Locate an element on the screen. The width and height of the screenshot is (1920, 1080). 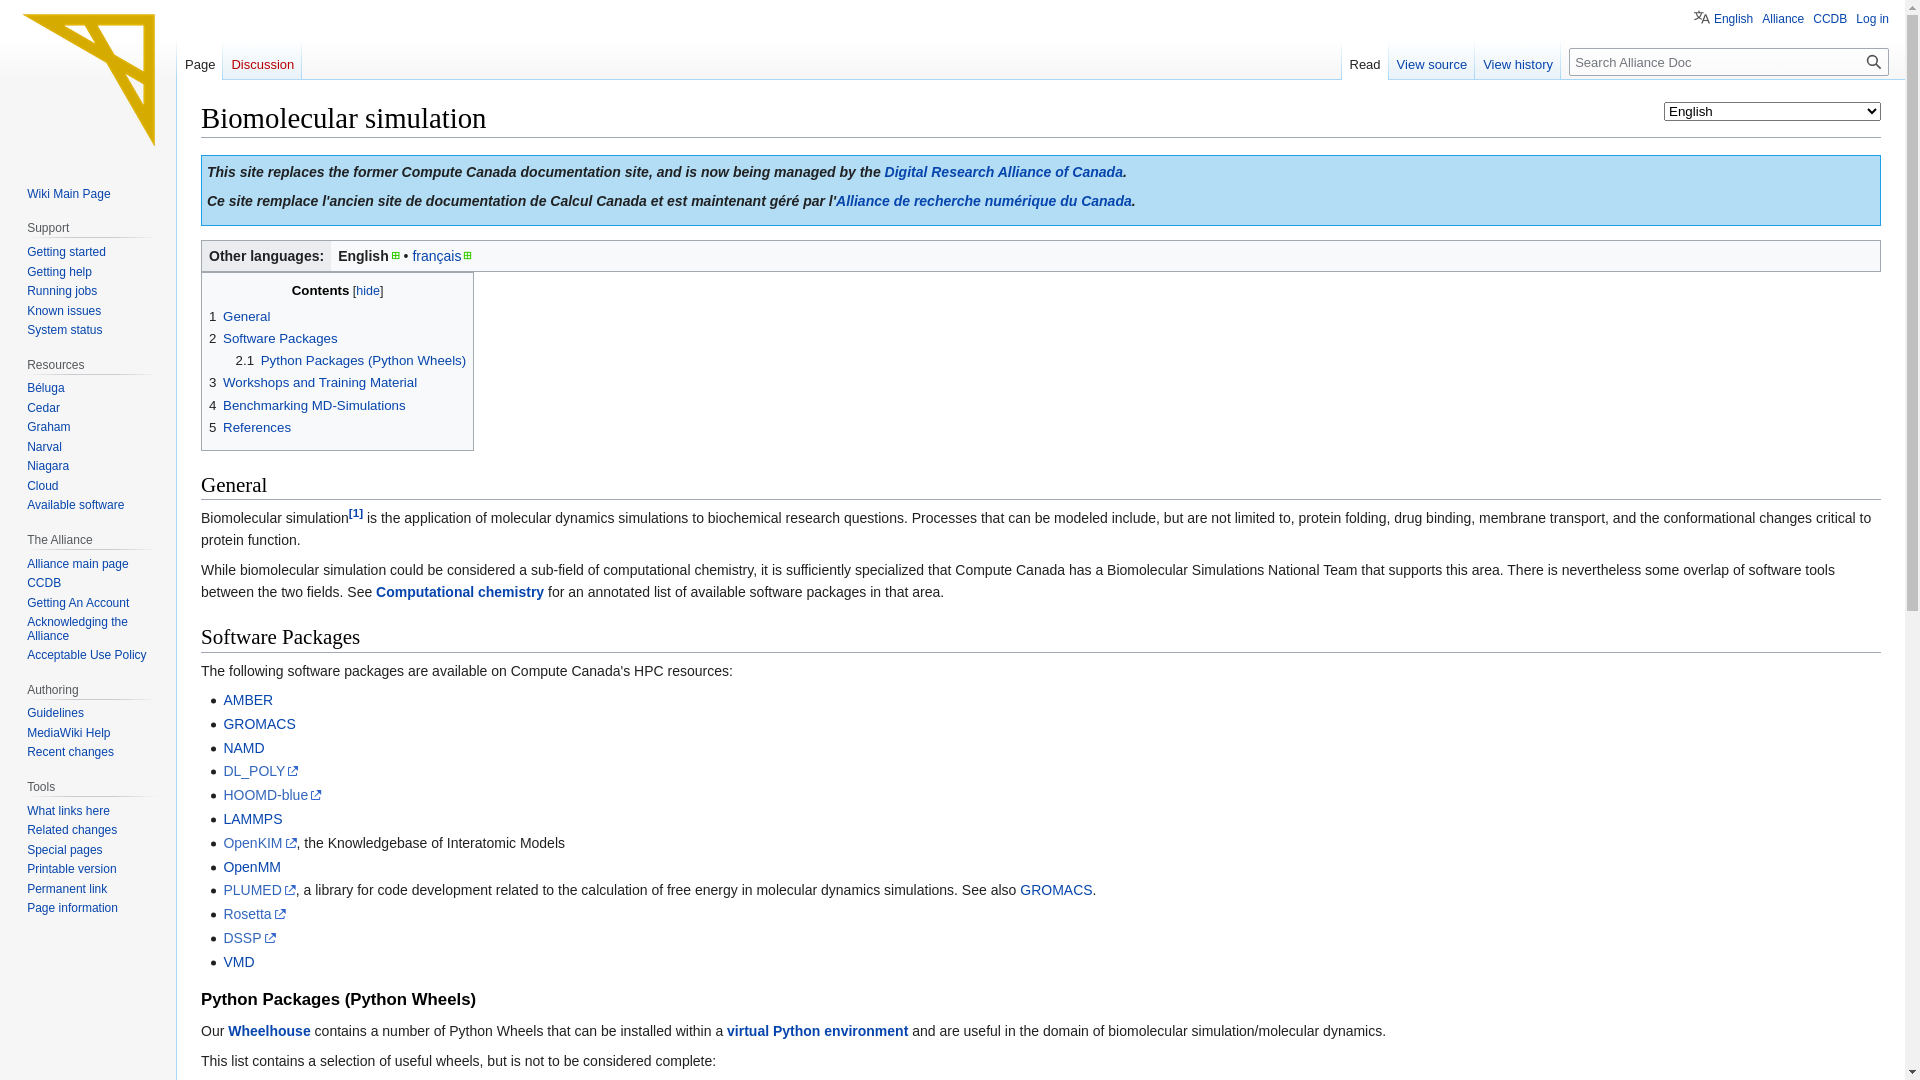
'Acknowledging the Alliance' is located at coordinates (77, 627).